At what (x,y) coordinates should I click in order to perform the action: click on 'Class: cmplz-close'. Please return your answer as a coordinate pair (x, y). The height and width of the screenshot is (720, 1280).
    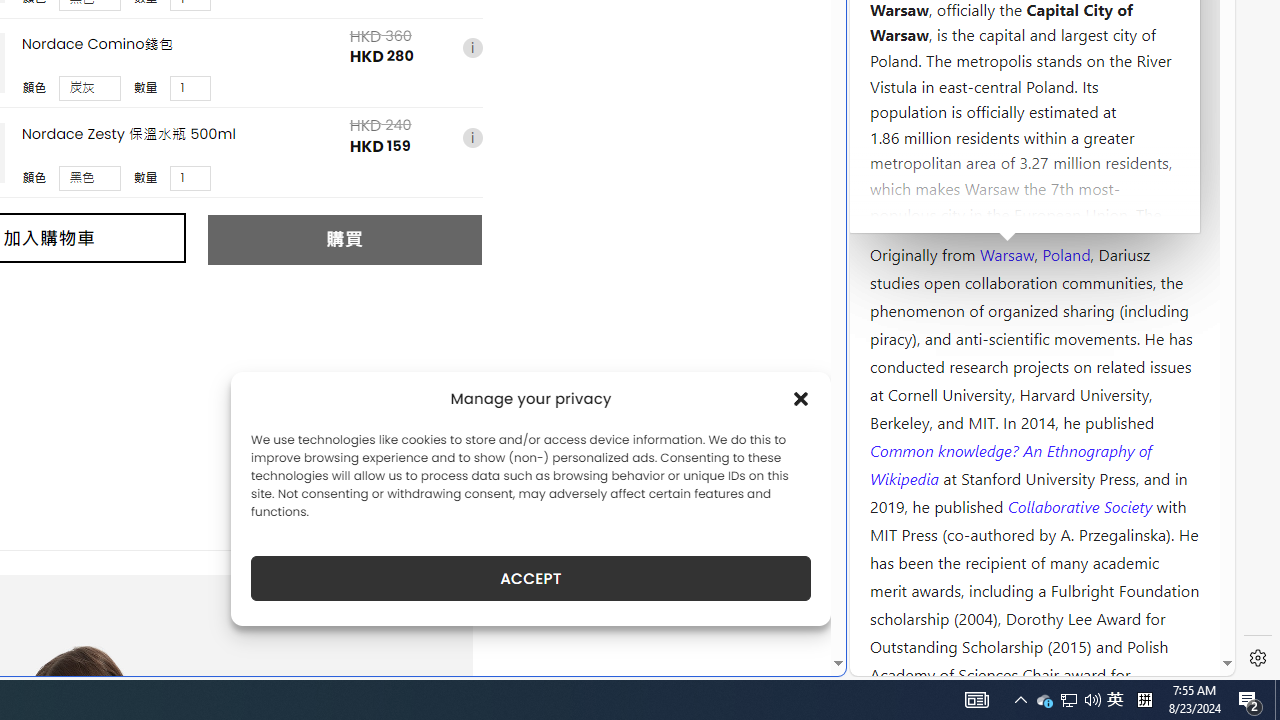
    Looking at the image, I should click on (801, 398).